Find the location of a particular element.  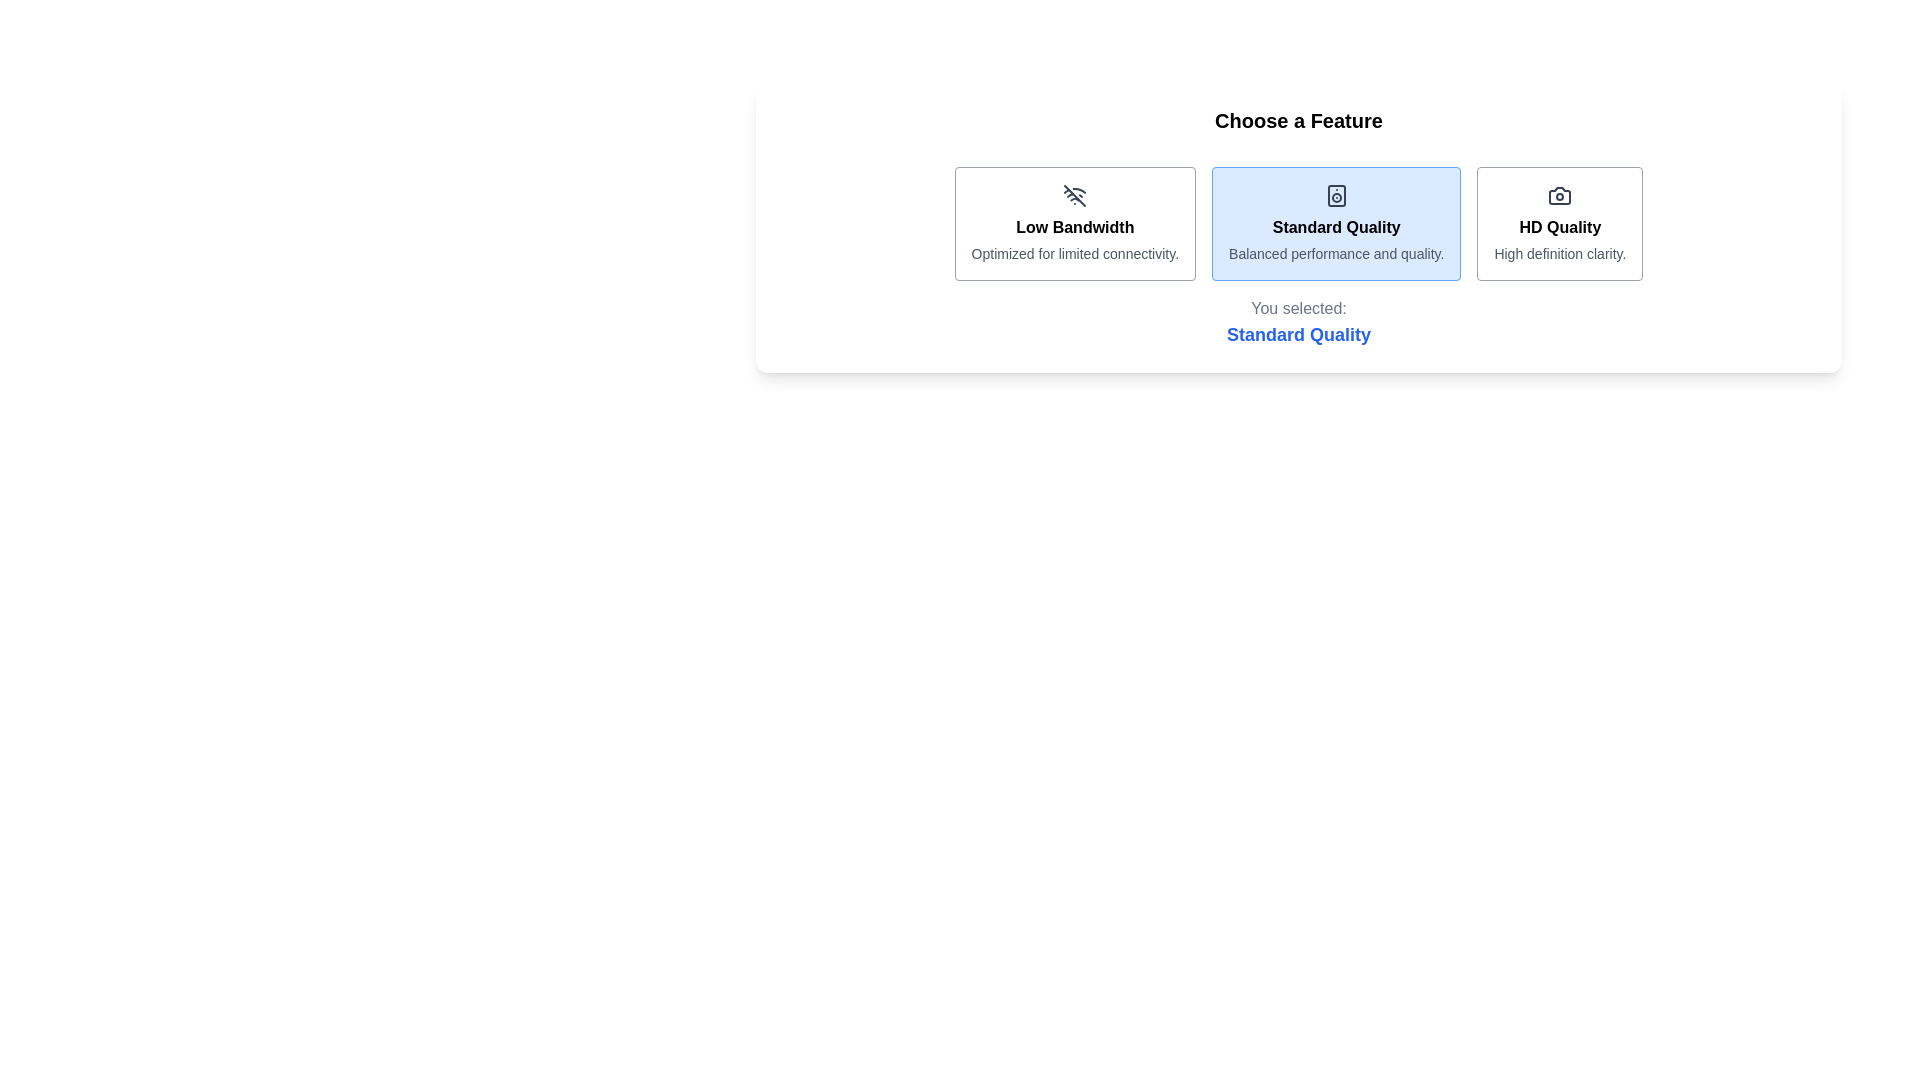

the bold text label reading 'Choose a Feature' positioned at the top of the selection panel is located at coordinates (1299, 120).